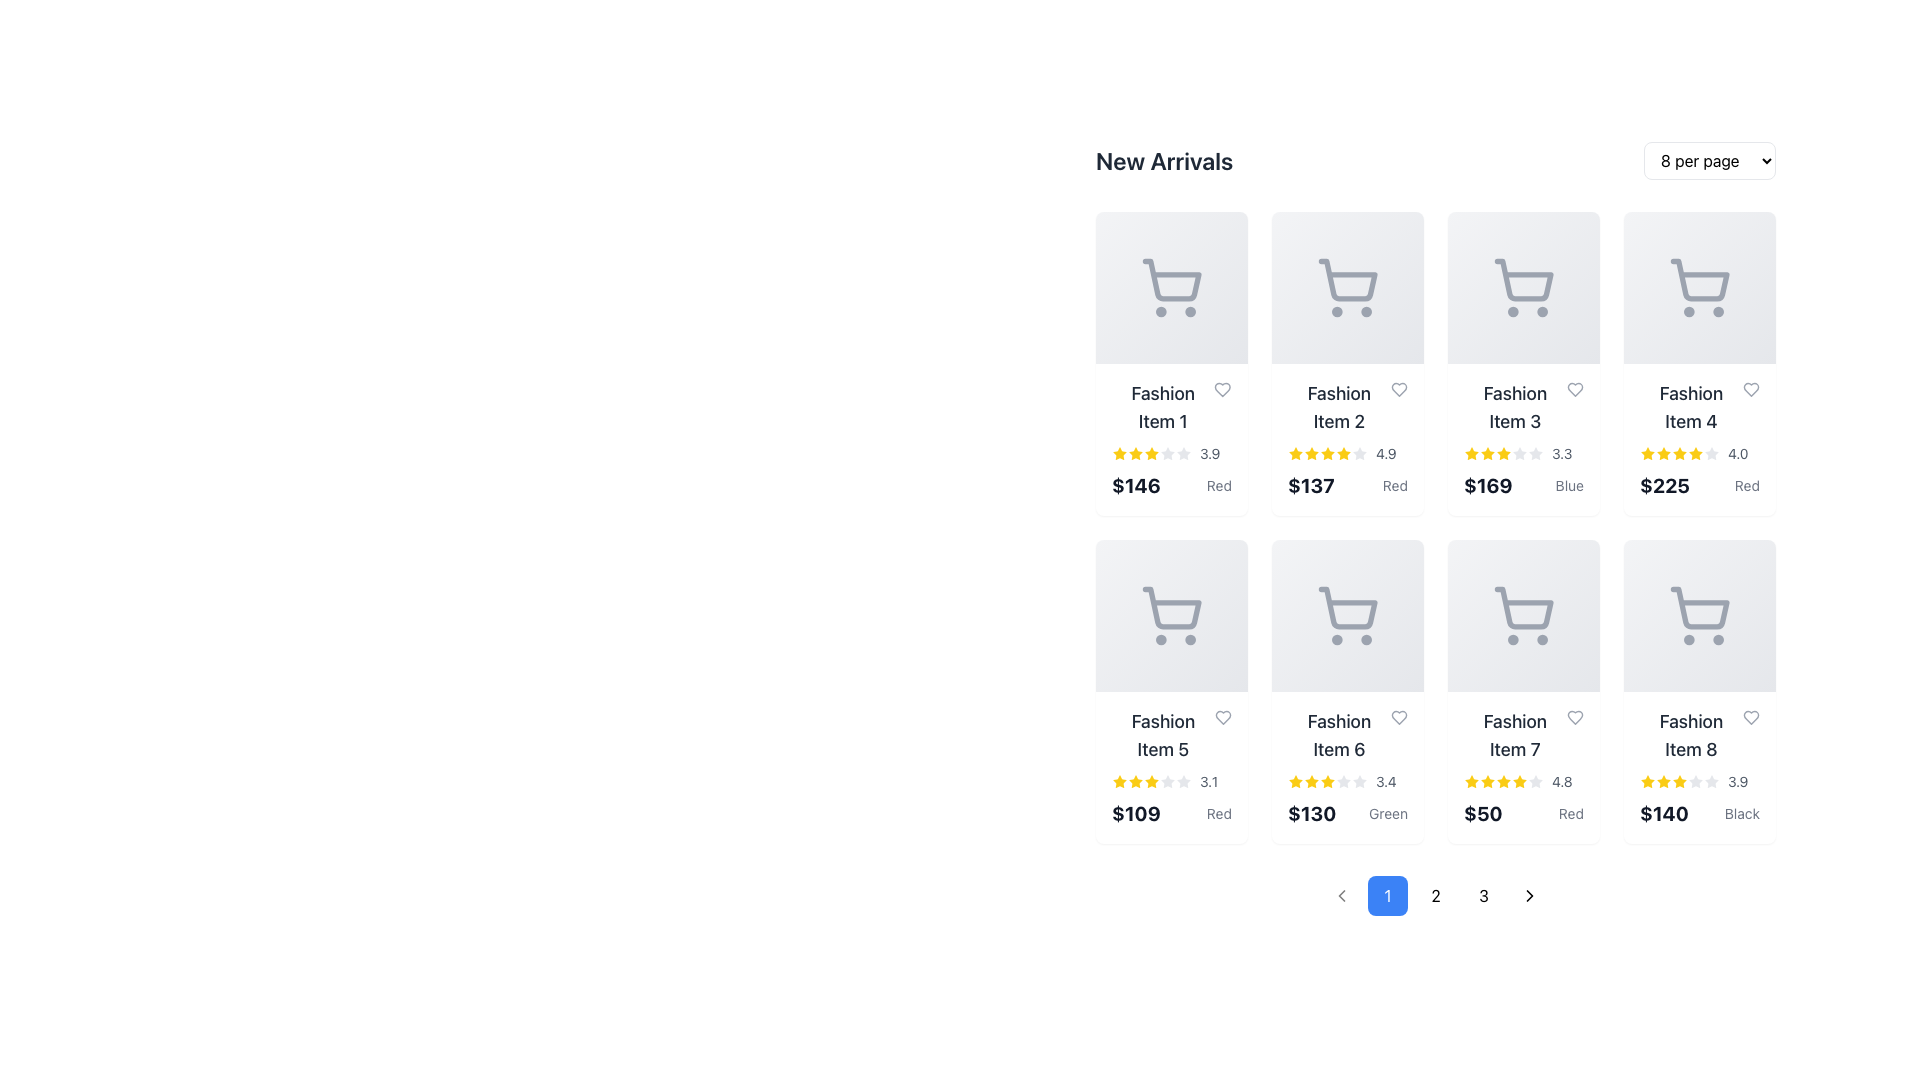 Image resolution: width=1920 pixels, height=1080 pixels. Describe the element at coordinates (1136, 780) in the screenshot. I see `the second golden-yellow star icon in the rating system displayed under the product listing card for 'Fashion Item 5'` at that location.